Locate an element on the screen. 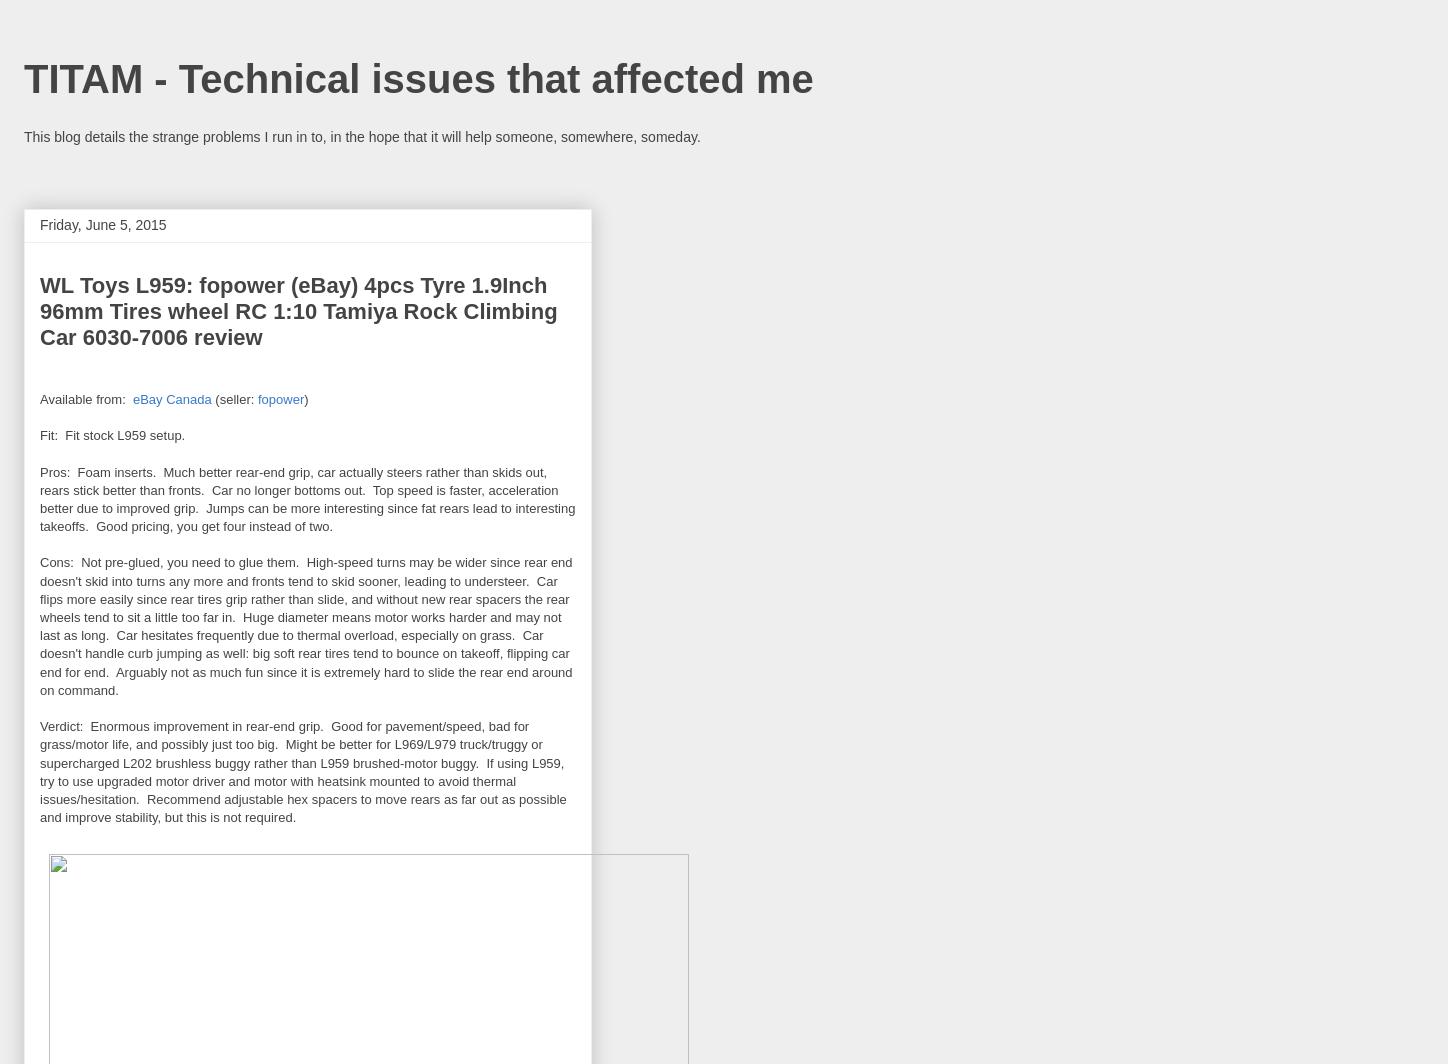  'fopower' is located at coordinates (279, 398).